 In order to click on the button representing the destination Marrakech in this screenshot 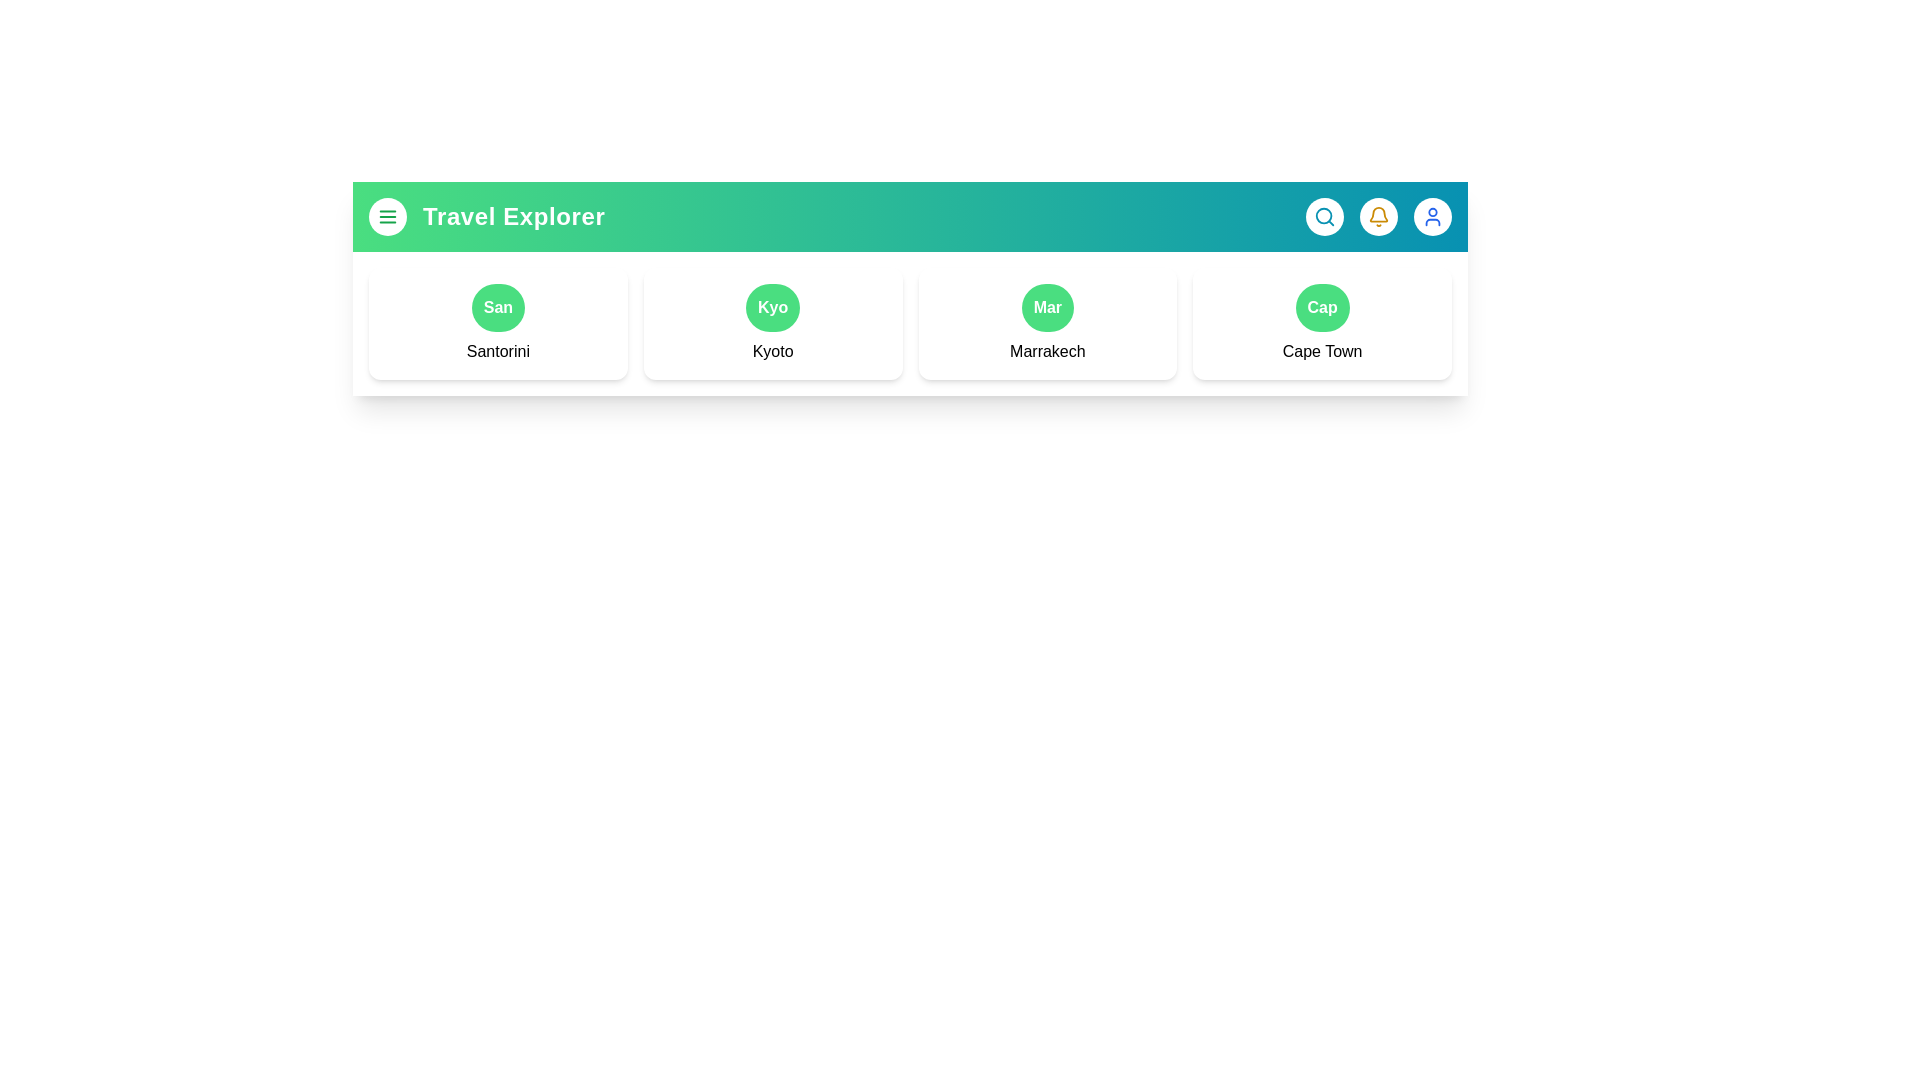, I will do `click(1046, 308)`.